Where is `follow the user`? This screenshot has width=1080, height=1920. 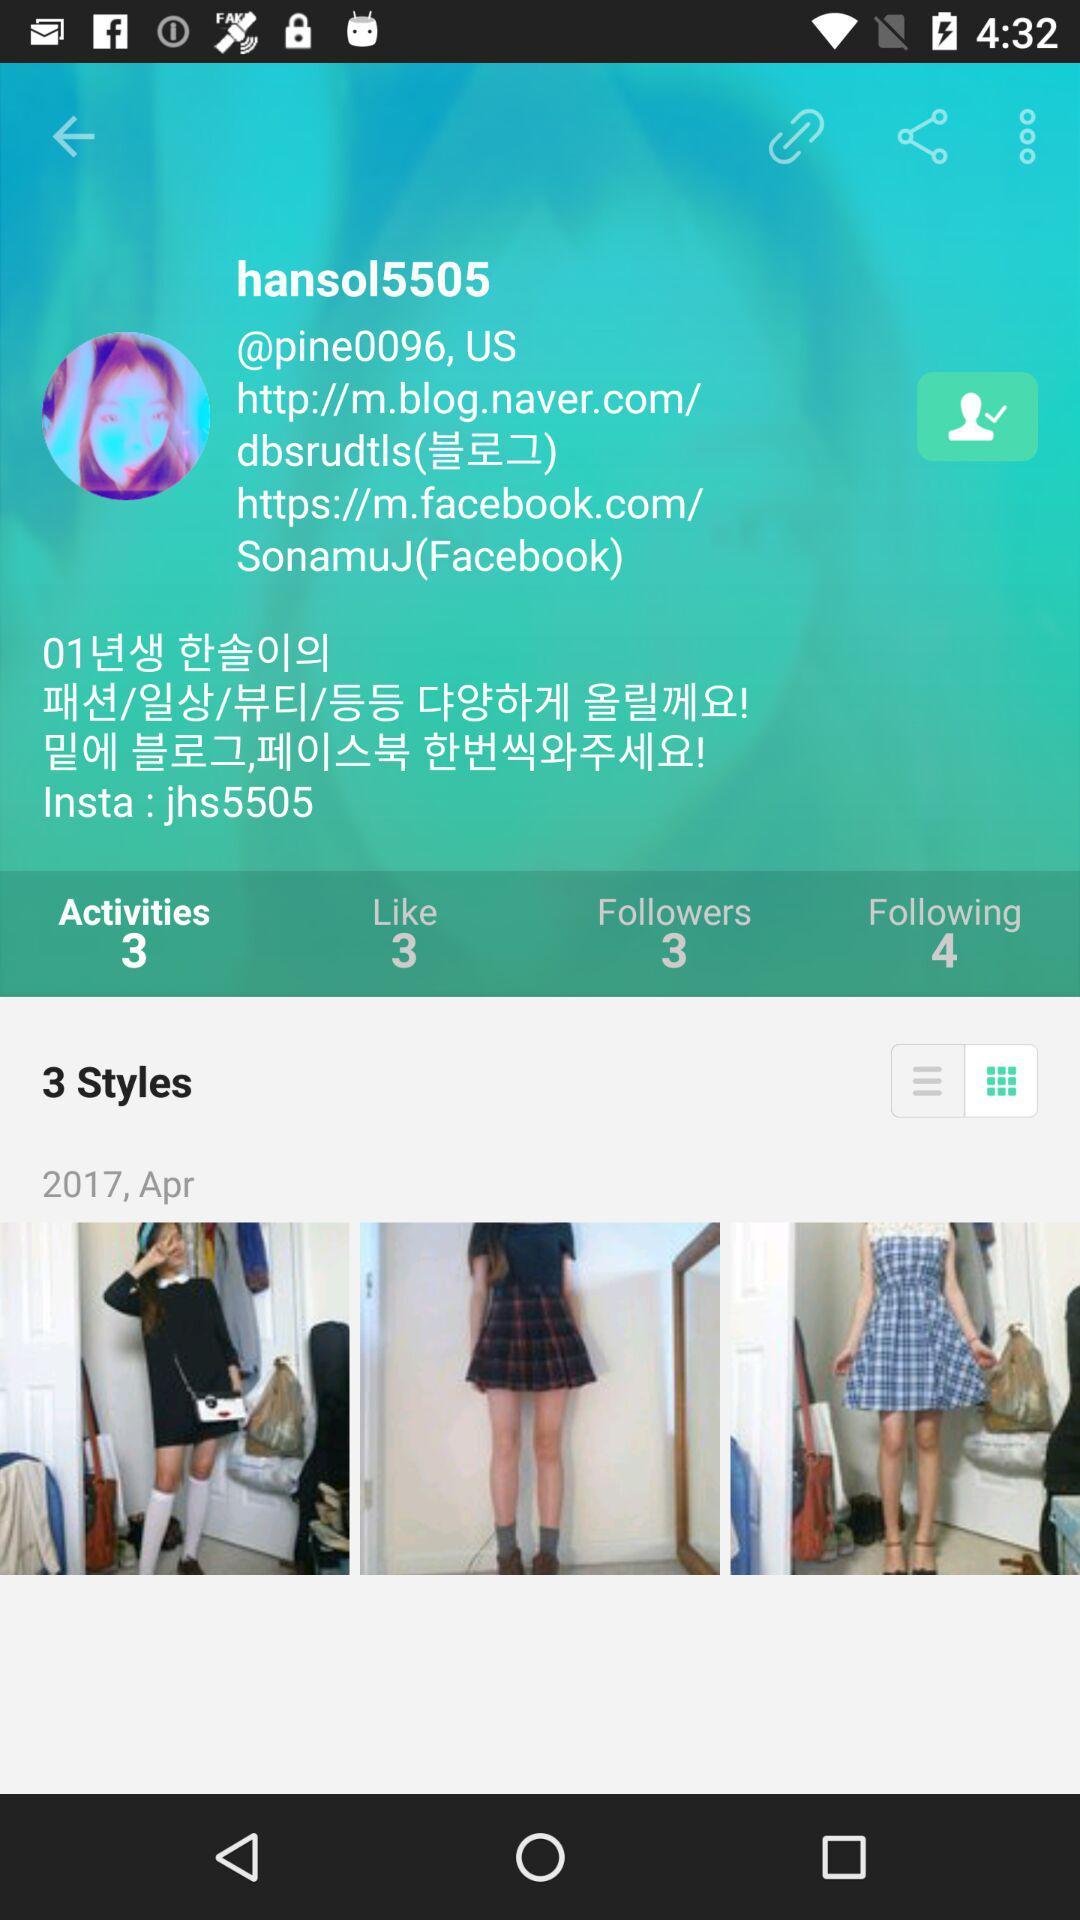 follow the user is located at coordinates (976, 415).